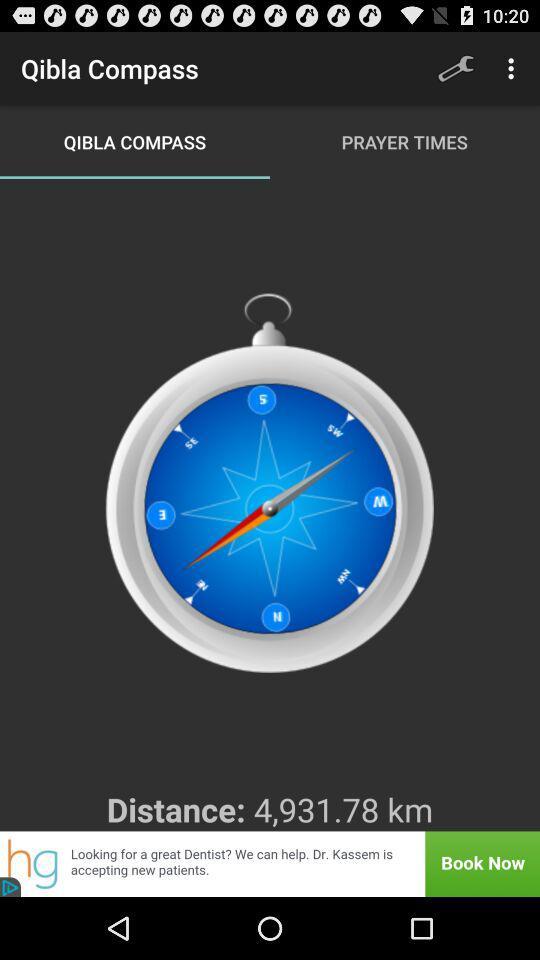 This screenshot has height=960, width=540. Describe the element at coordinates (270, 863) in the screenshot. I see `the item below distance: app` at that location.